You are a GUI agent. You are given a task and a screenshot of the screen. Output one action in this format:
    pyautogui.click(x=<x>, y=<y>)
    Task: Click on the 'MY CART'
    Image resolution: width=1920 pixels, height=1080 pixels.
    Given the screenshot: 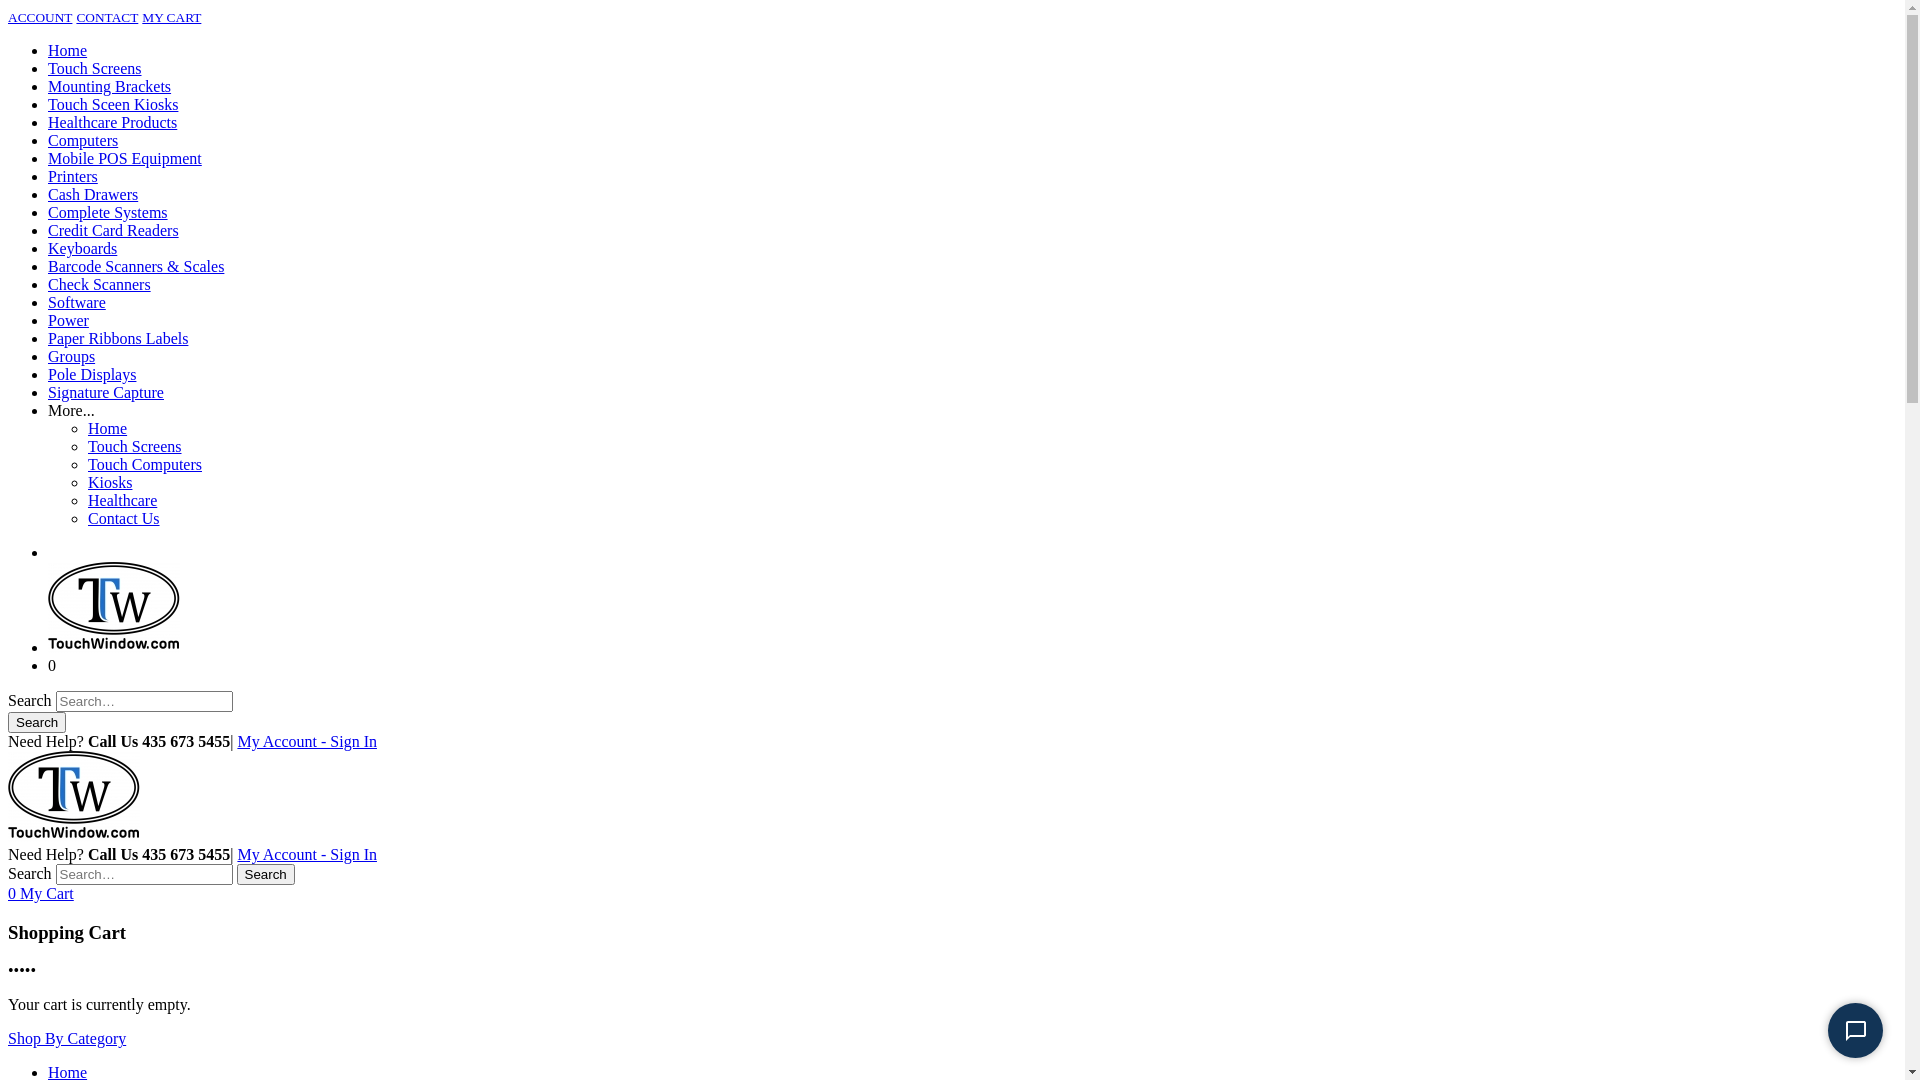 What is the action you would take?
    pyautogui.click(x=171, y=16)
    